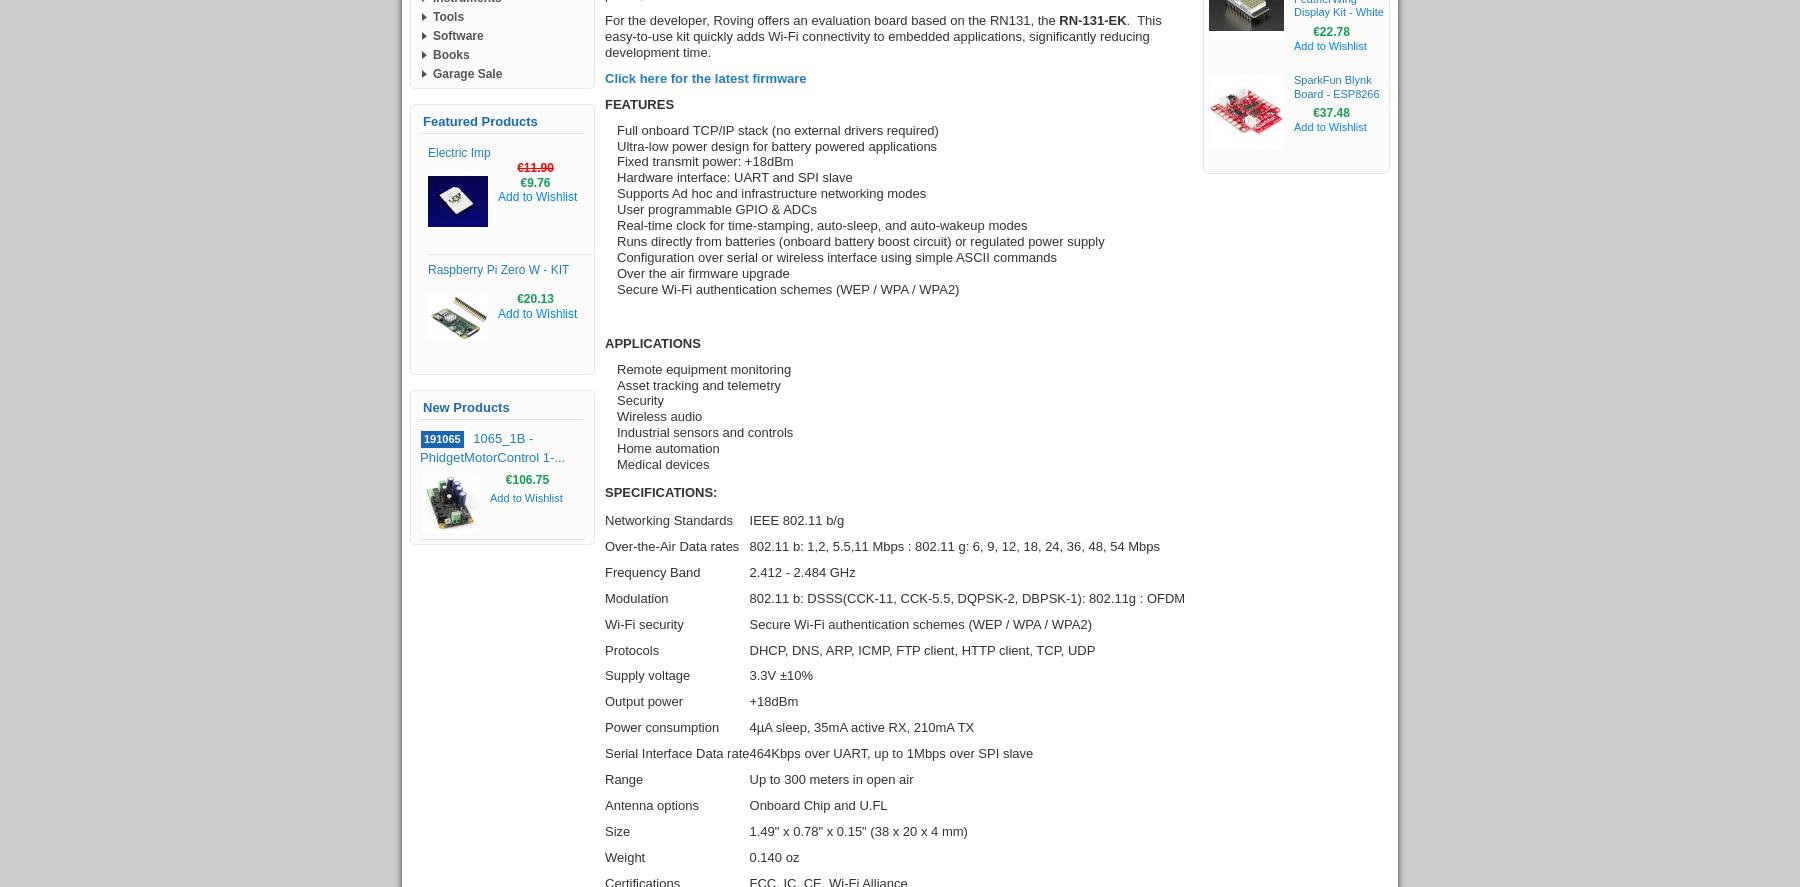 This screenshot has width=1800, height=887. What do you see at coordinates (747, 727) in the screenshot?
I see `'4µA sleep, 35mA active RX, 210mA TX'` at bounding box center [747, 727].